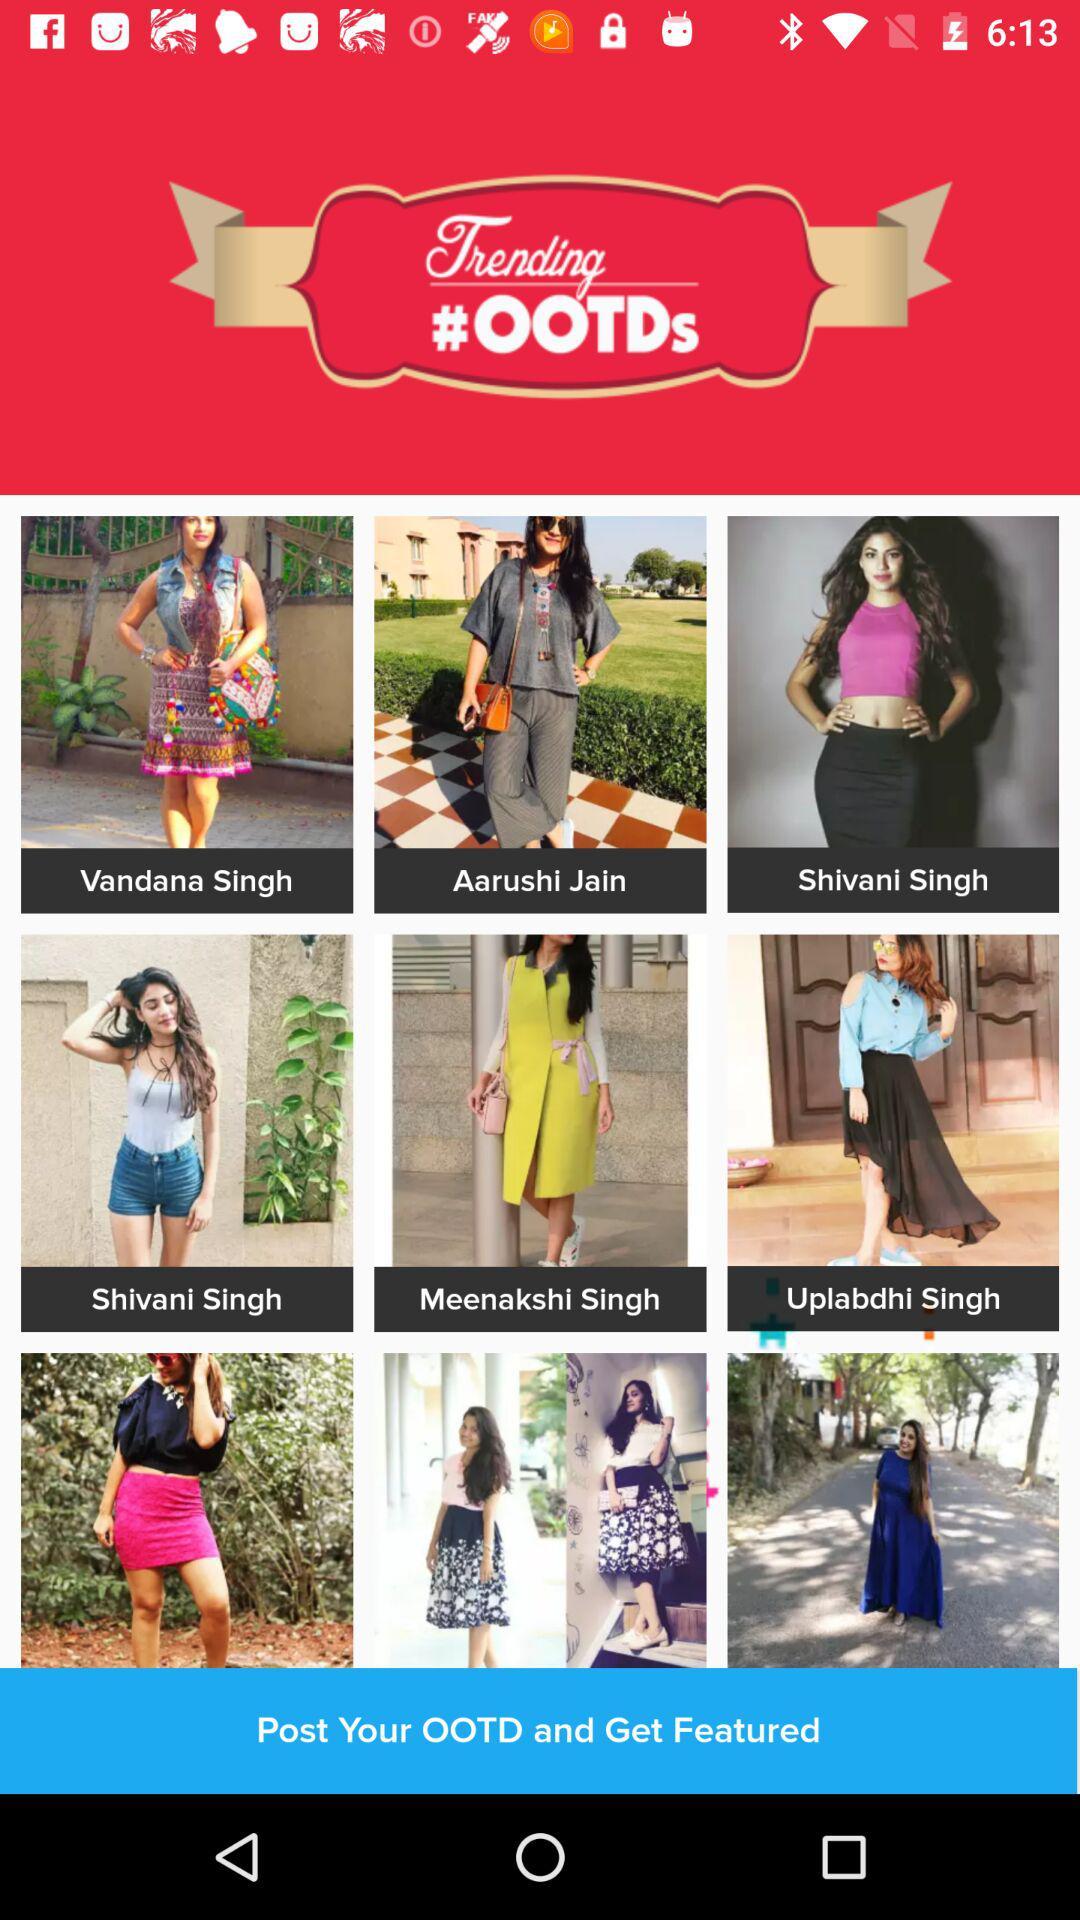  I want to click on advatisment, so click(540, 1099).